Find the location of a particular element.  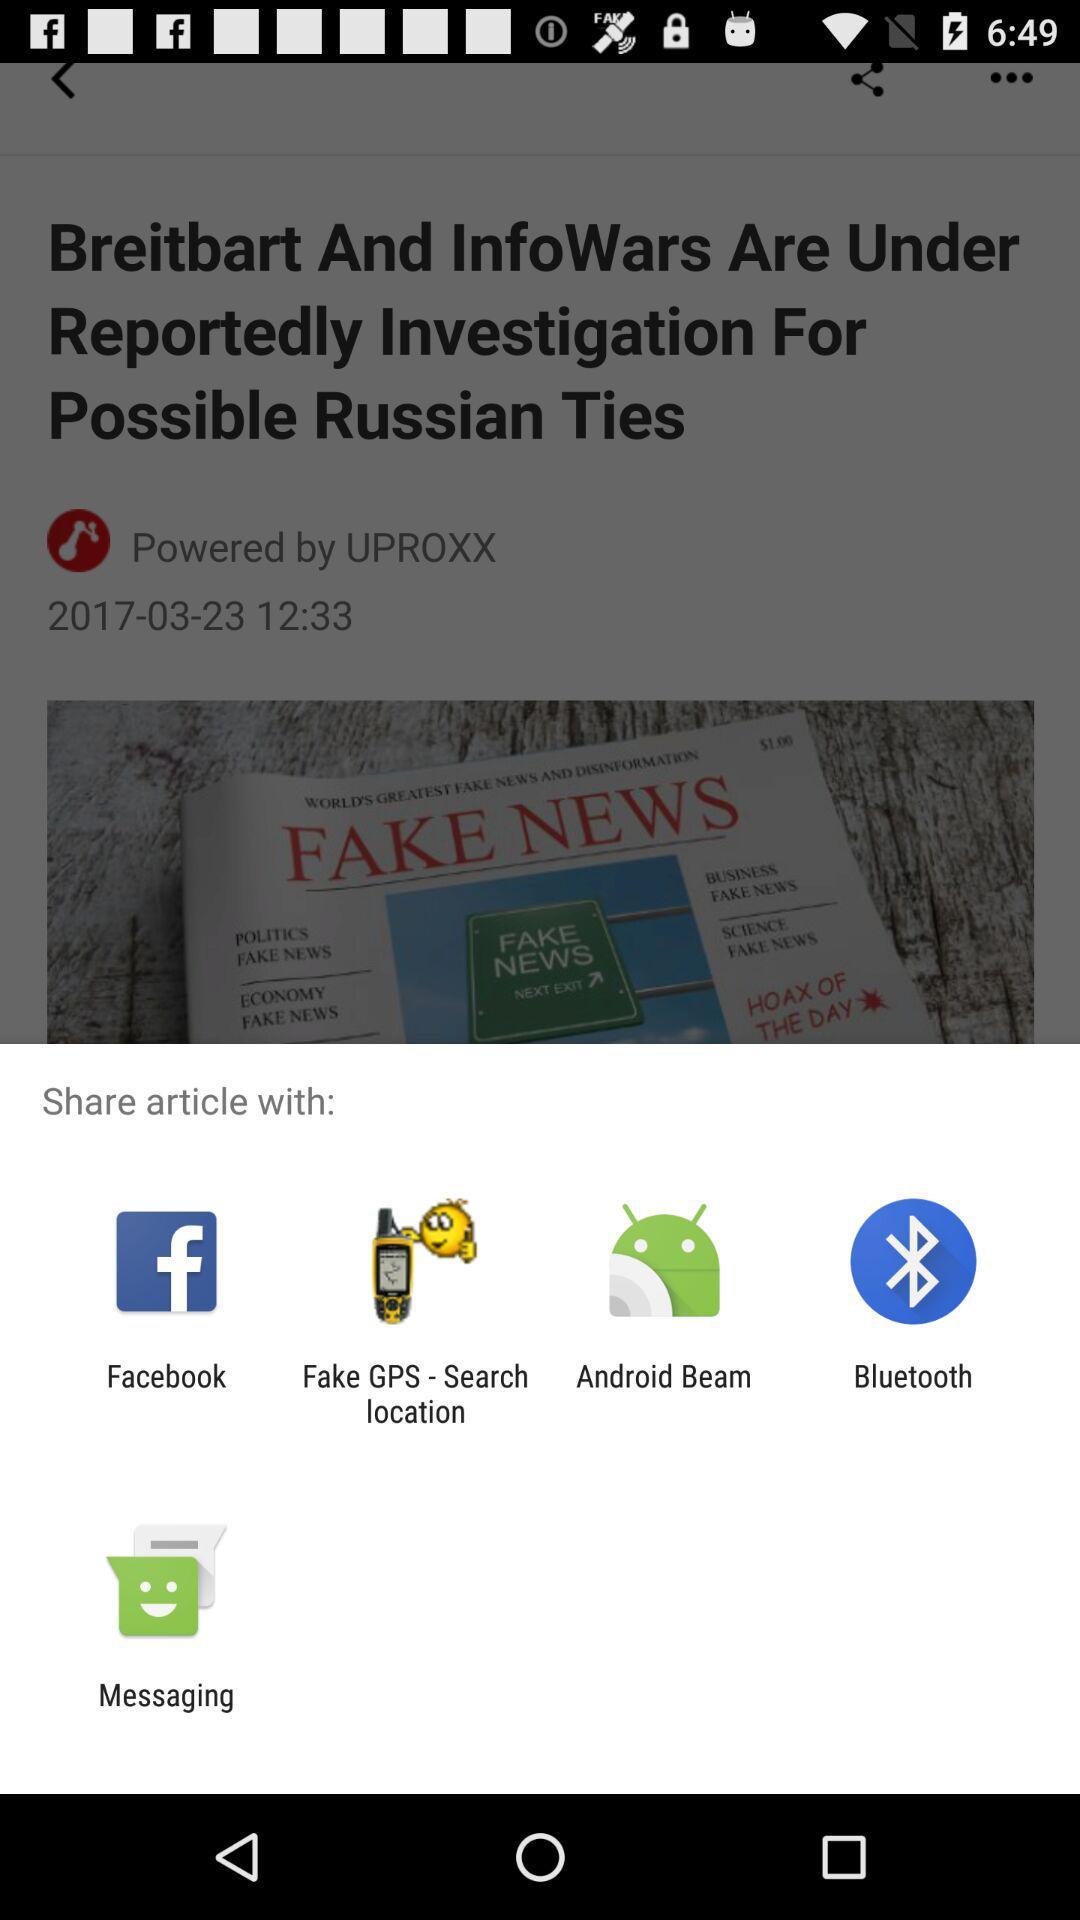

the app next to the fake gps search app is located at coordinates (664, 1392).